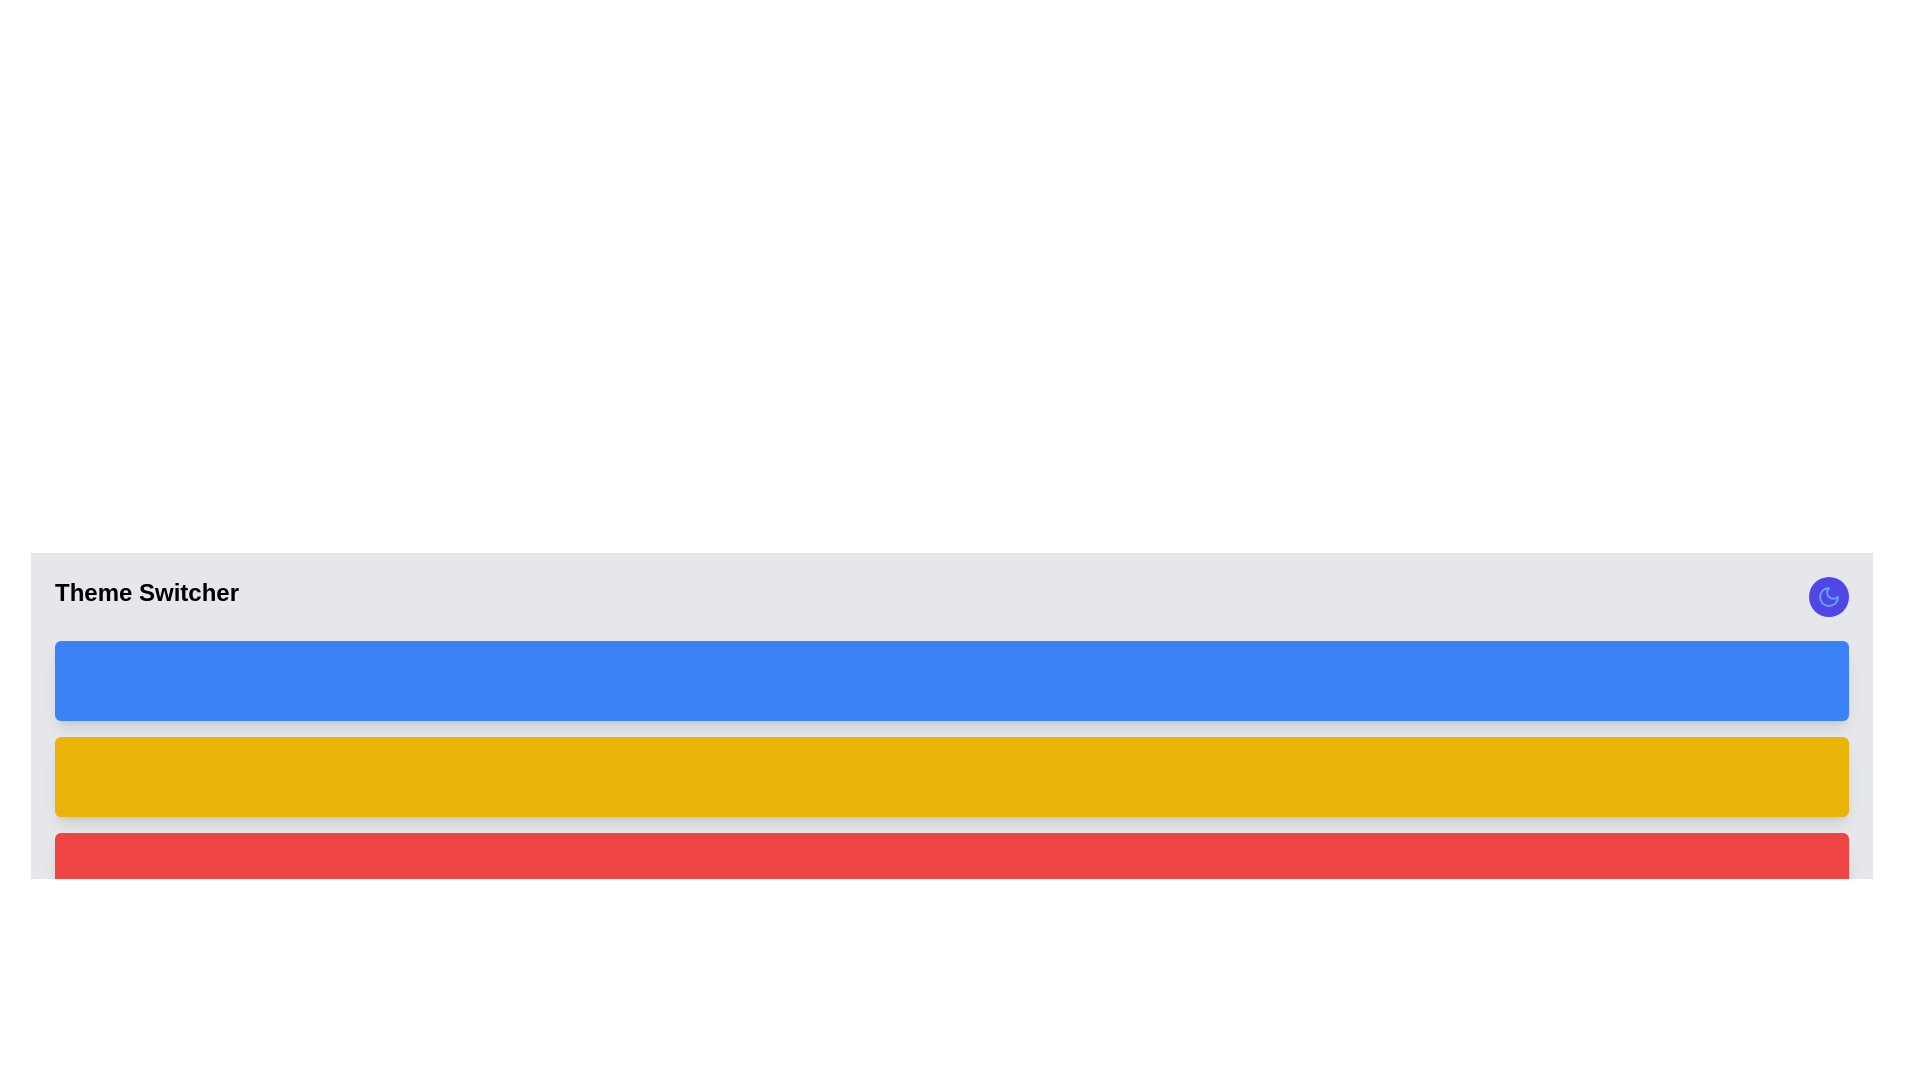 The height and width of the screenshot is (1080, 1920). What do you see at coordinates (950, 775) in the screenshot?
I see `the second horizontal rectangular bar with a yellow background, rounded corners, and a shadow effect, which is positioned between a blue bar above and a red bar below` at bounding box center [950, 775].